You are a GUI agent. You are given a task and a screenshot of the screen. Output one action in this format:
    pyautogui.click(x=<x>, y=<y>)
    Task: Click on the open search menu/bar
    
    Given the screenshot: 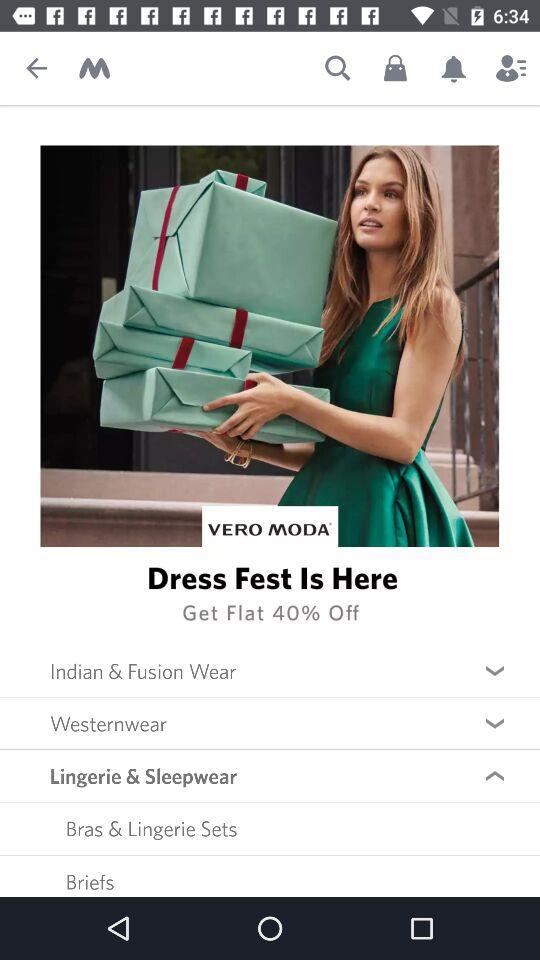 What is the action you would take?
    pyautogui.click(x=337, y=68)
    